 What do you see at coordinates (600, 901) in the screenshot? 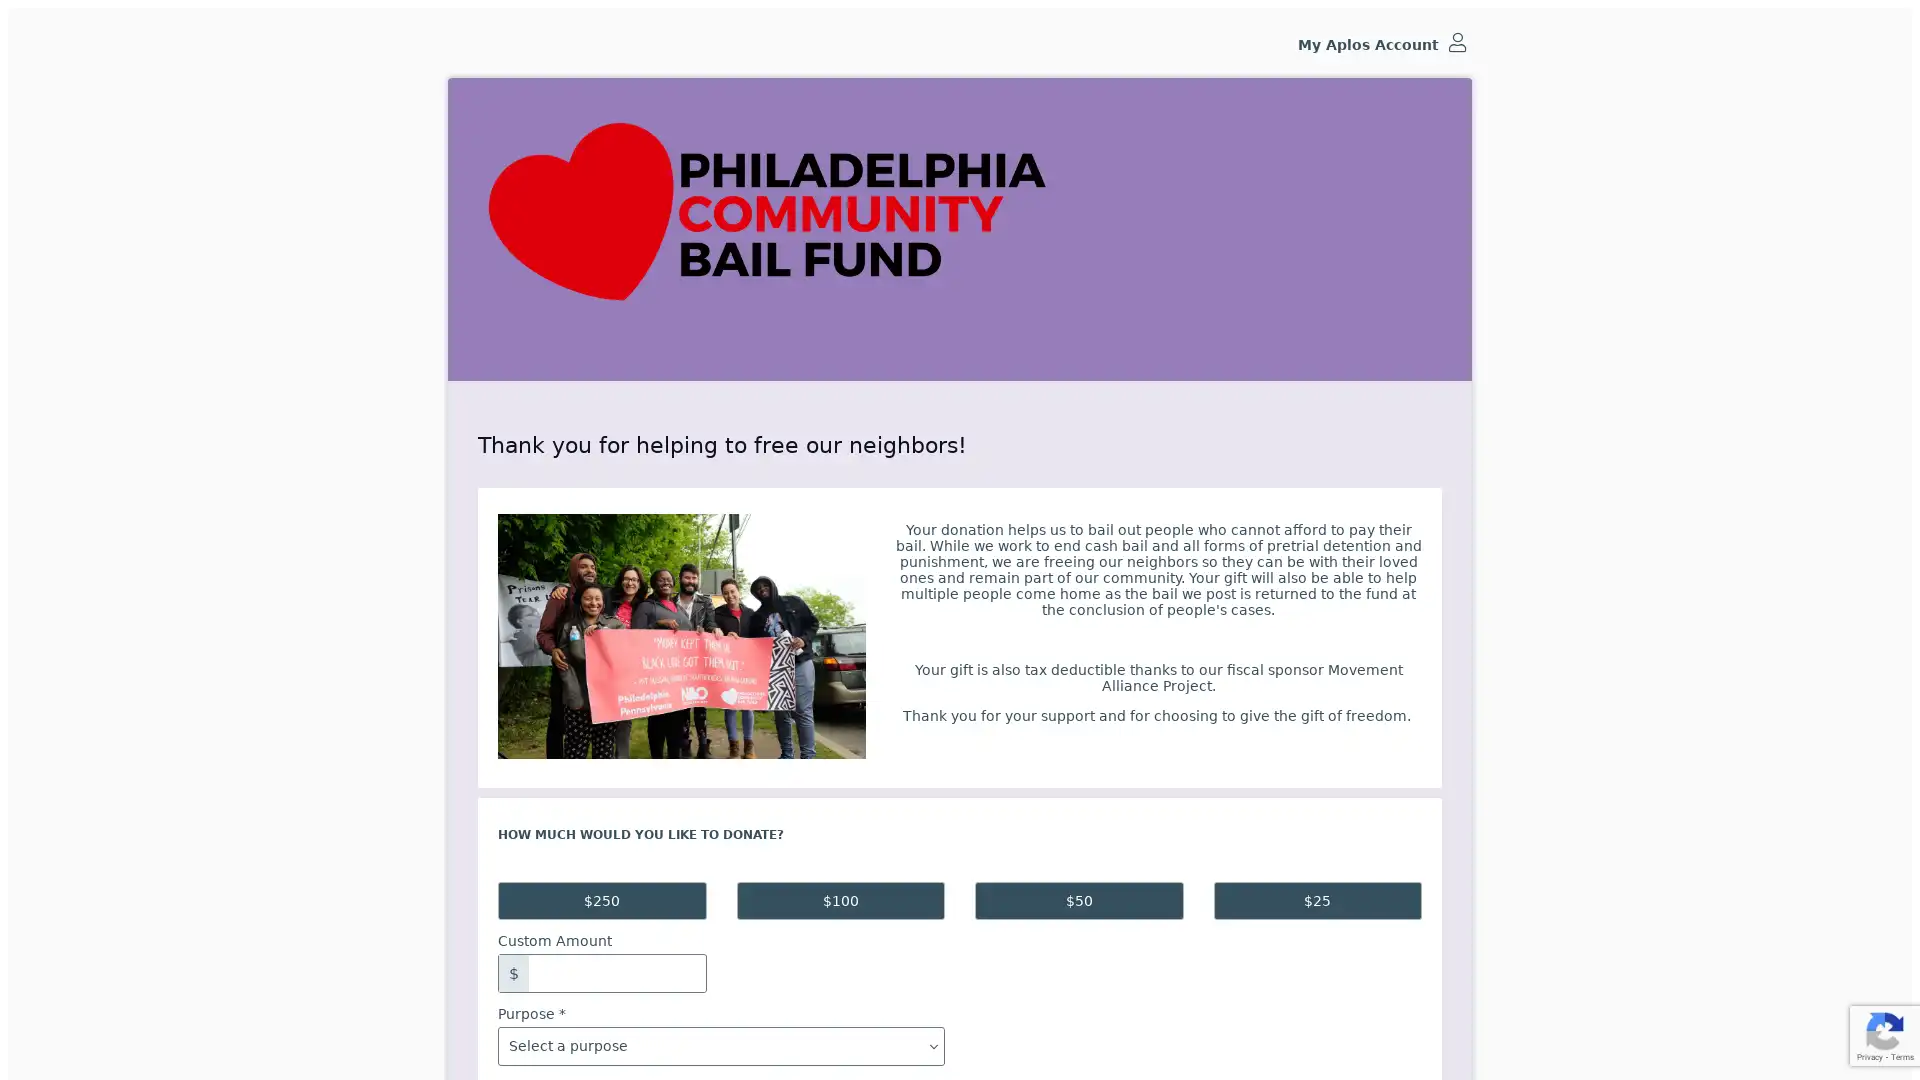
I see `$250` at bounding box center [600, 901].